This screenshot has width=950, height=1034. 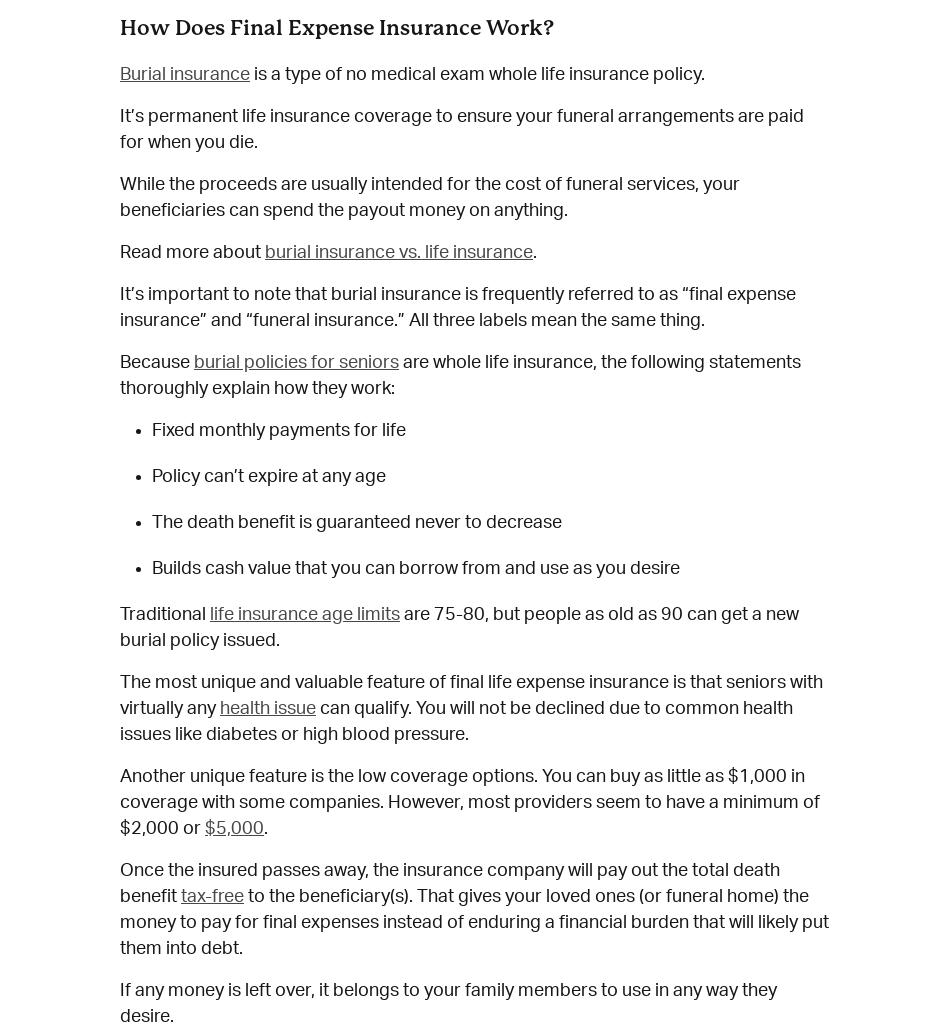 I want to click on 'burial policies for seniors', so click(x=295, y=361).